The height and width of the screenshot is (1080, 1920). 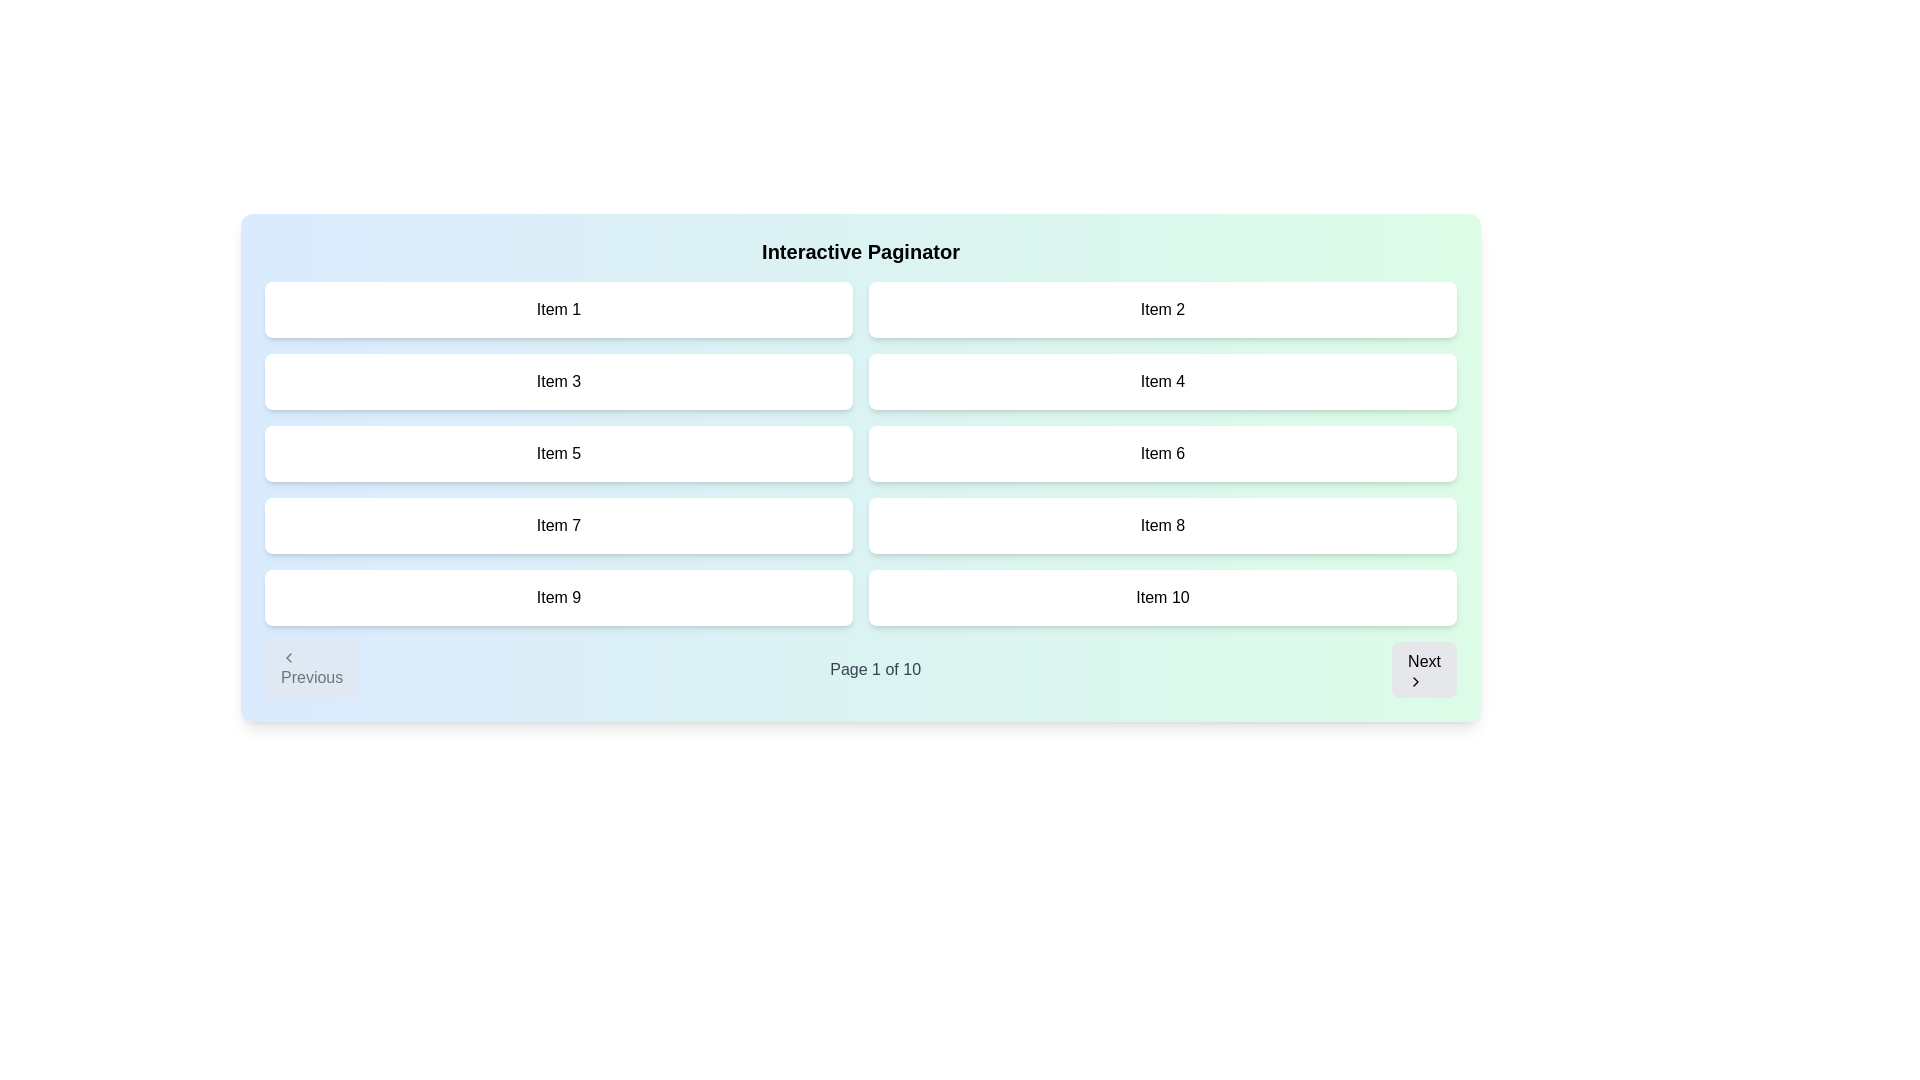 I want to click on the Text element displaying 'Item 6', which is styled in a medium-weight font and located in the second column of a two-column grid layout, specifically in the third row, so click(x=1162, y=454).